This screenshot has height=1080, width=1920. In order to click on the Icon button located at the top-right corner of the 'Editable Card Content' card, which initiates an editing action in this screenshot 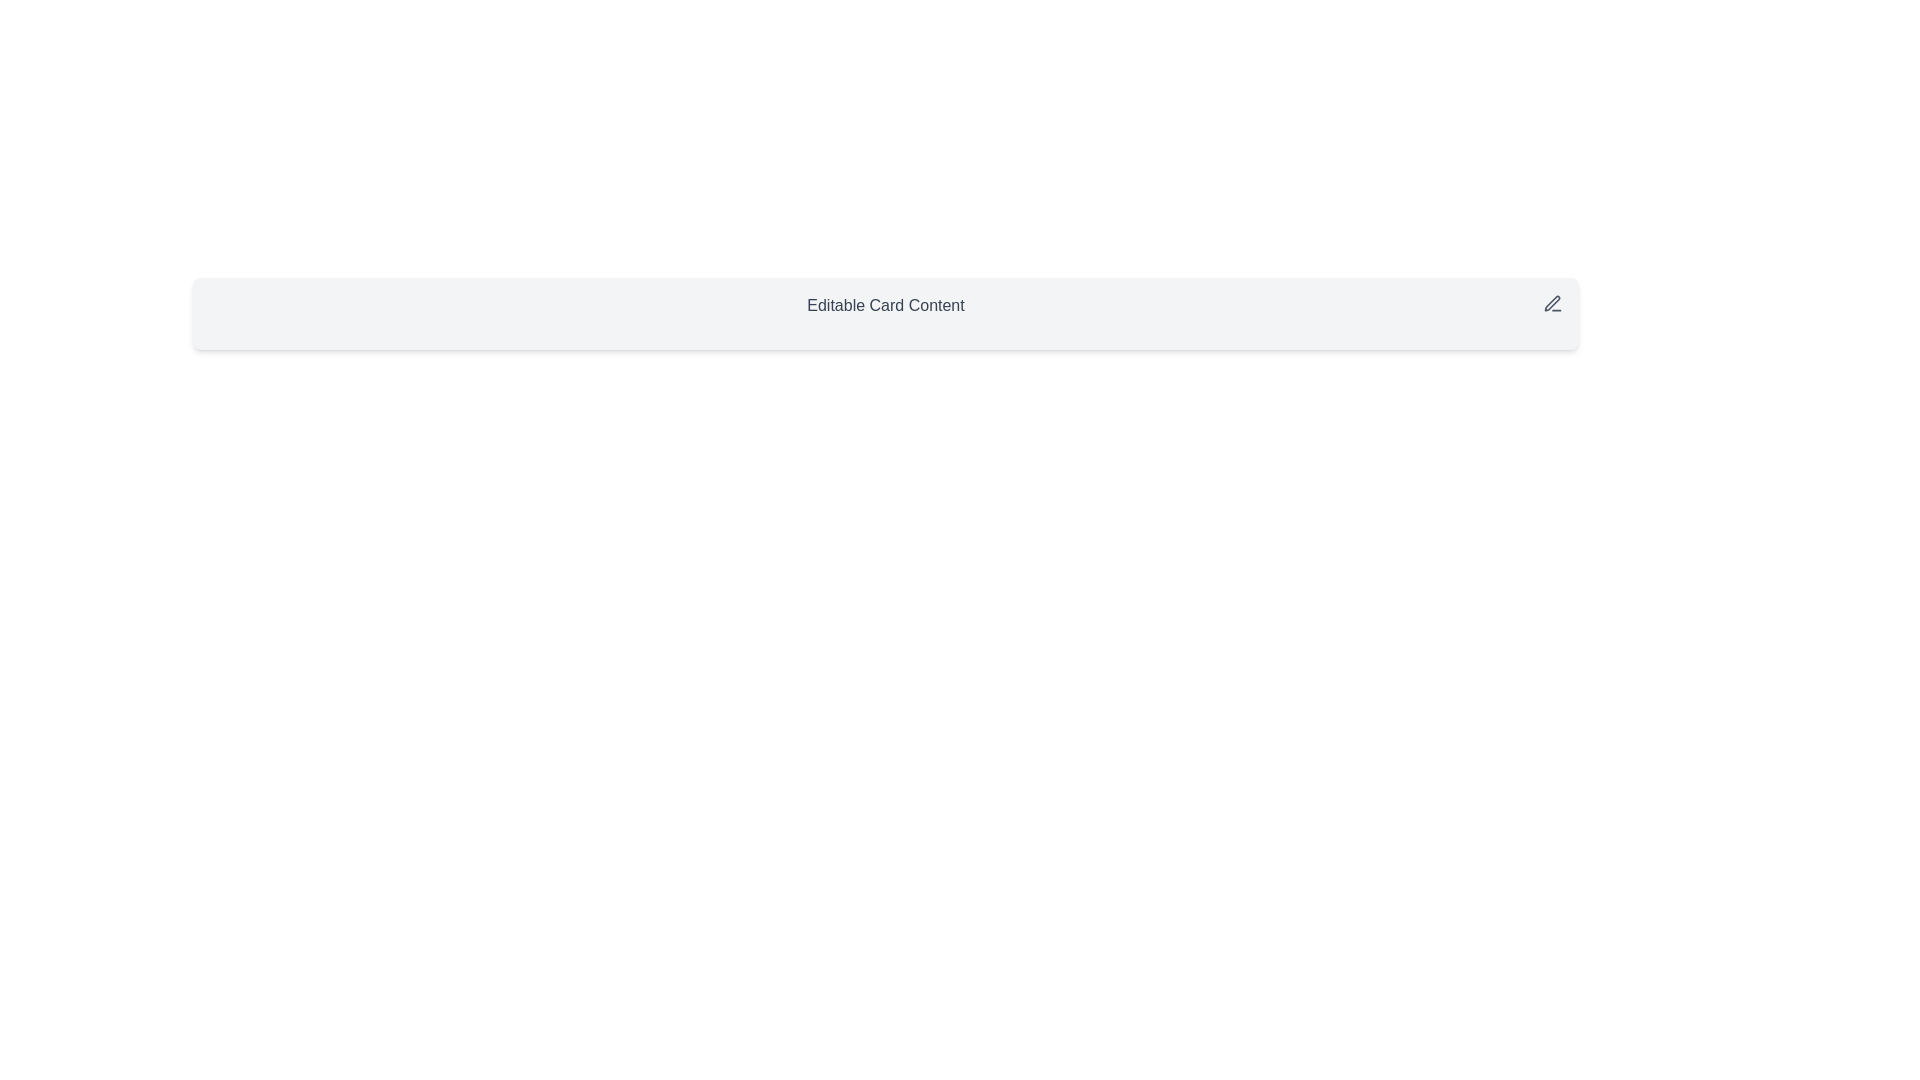, I will do `click(1552, 304)`.